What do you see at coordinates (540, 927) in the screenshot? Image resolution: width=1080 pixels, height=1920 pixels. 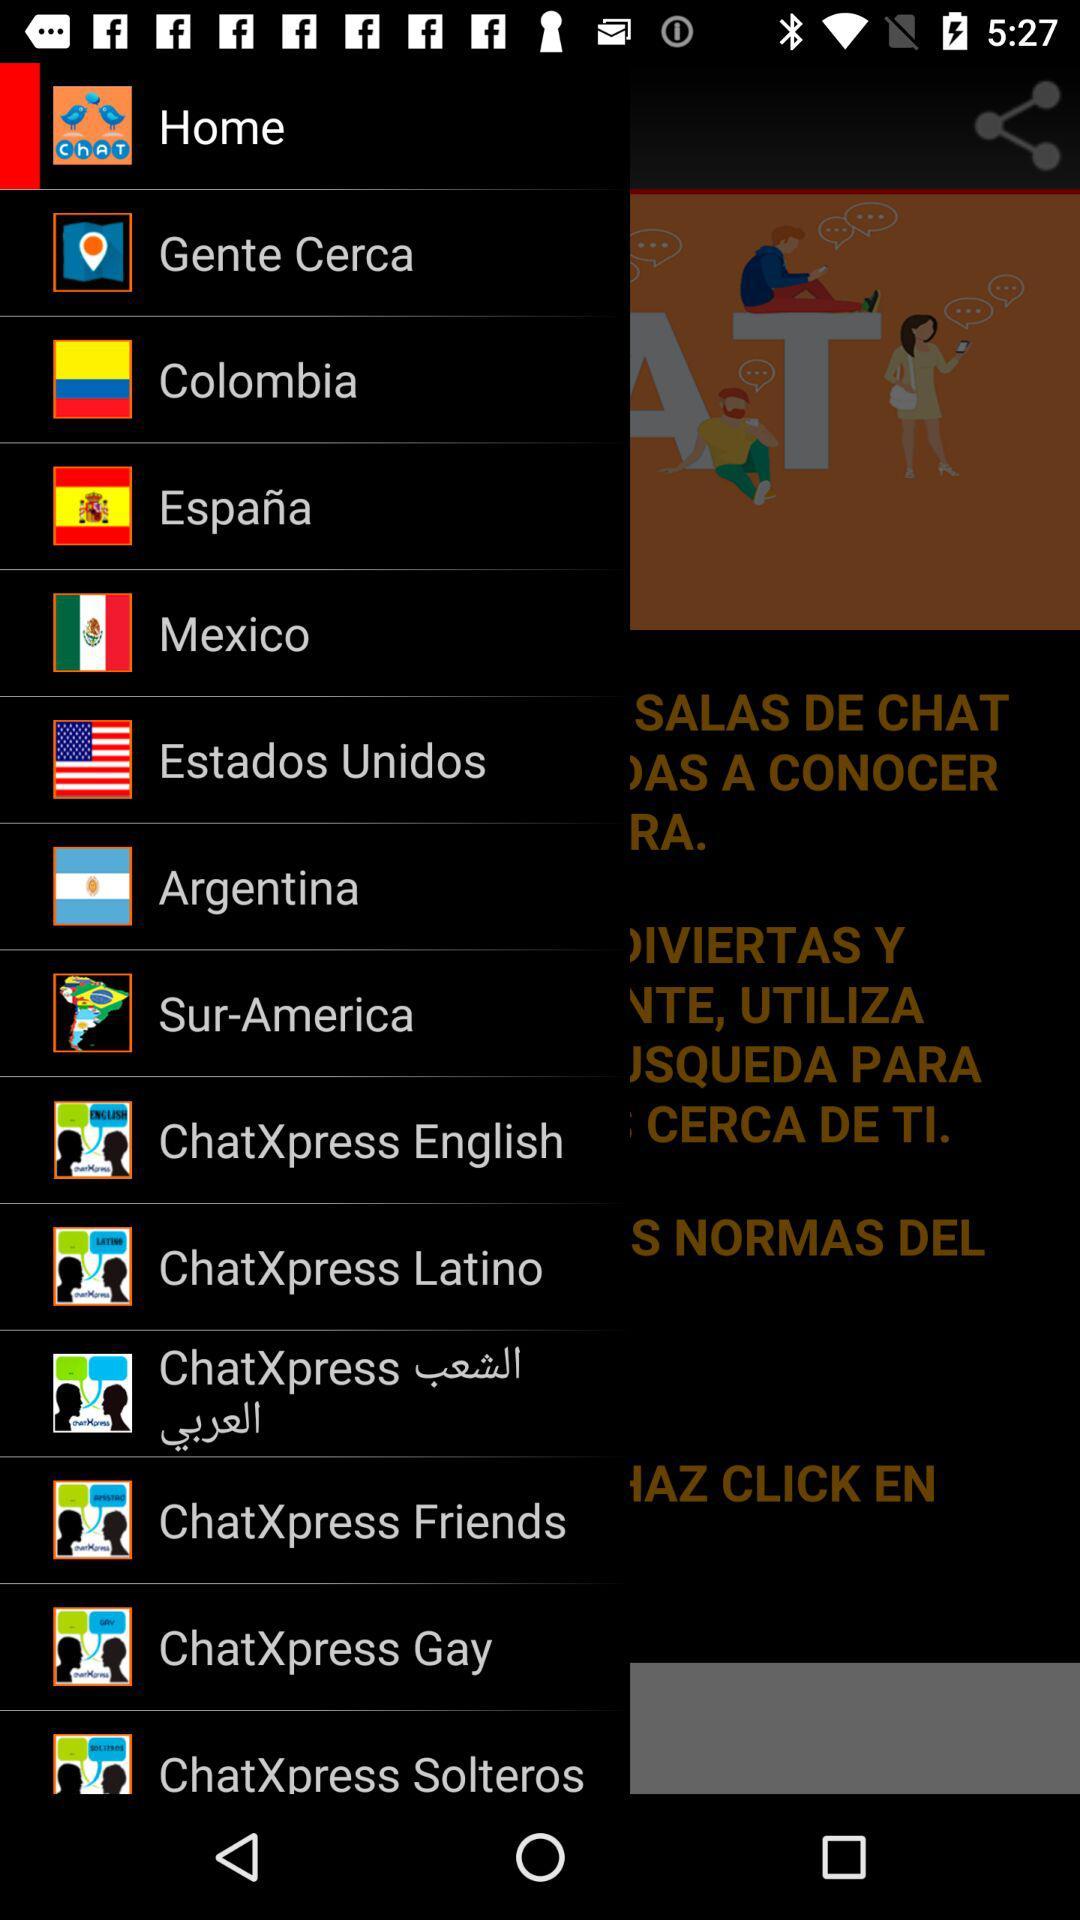 I see `country` at bounding box center [540, 927].